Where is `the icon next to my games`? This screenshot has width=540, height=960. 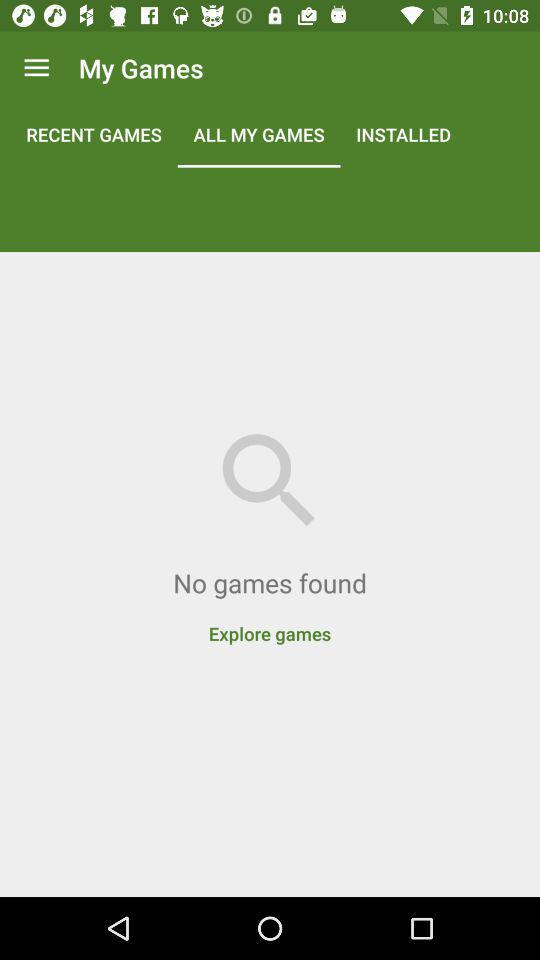
the icon next to my games is located at coordinates (36, 68).